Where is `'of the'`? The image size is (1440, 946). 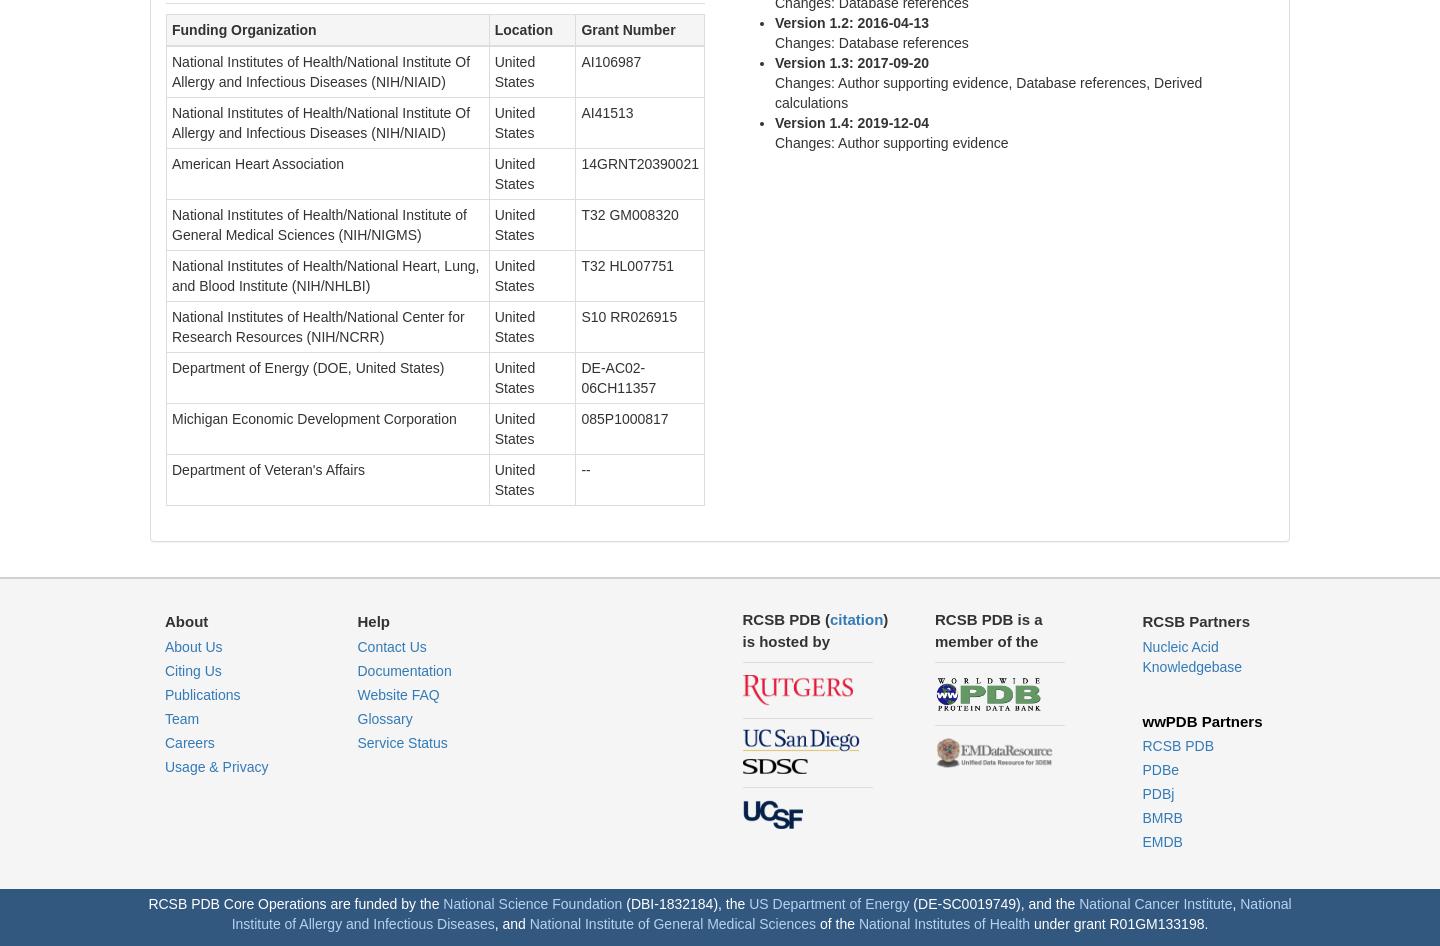
'of the' is located at coordinates (837, 922).